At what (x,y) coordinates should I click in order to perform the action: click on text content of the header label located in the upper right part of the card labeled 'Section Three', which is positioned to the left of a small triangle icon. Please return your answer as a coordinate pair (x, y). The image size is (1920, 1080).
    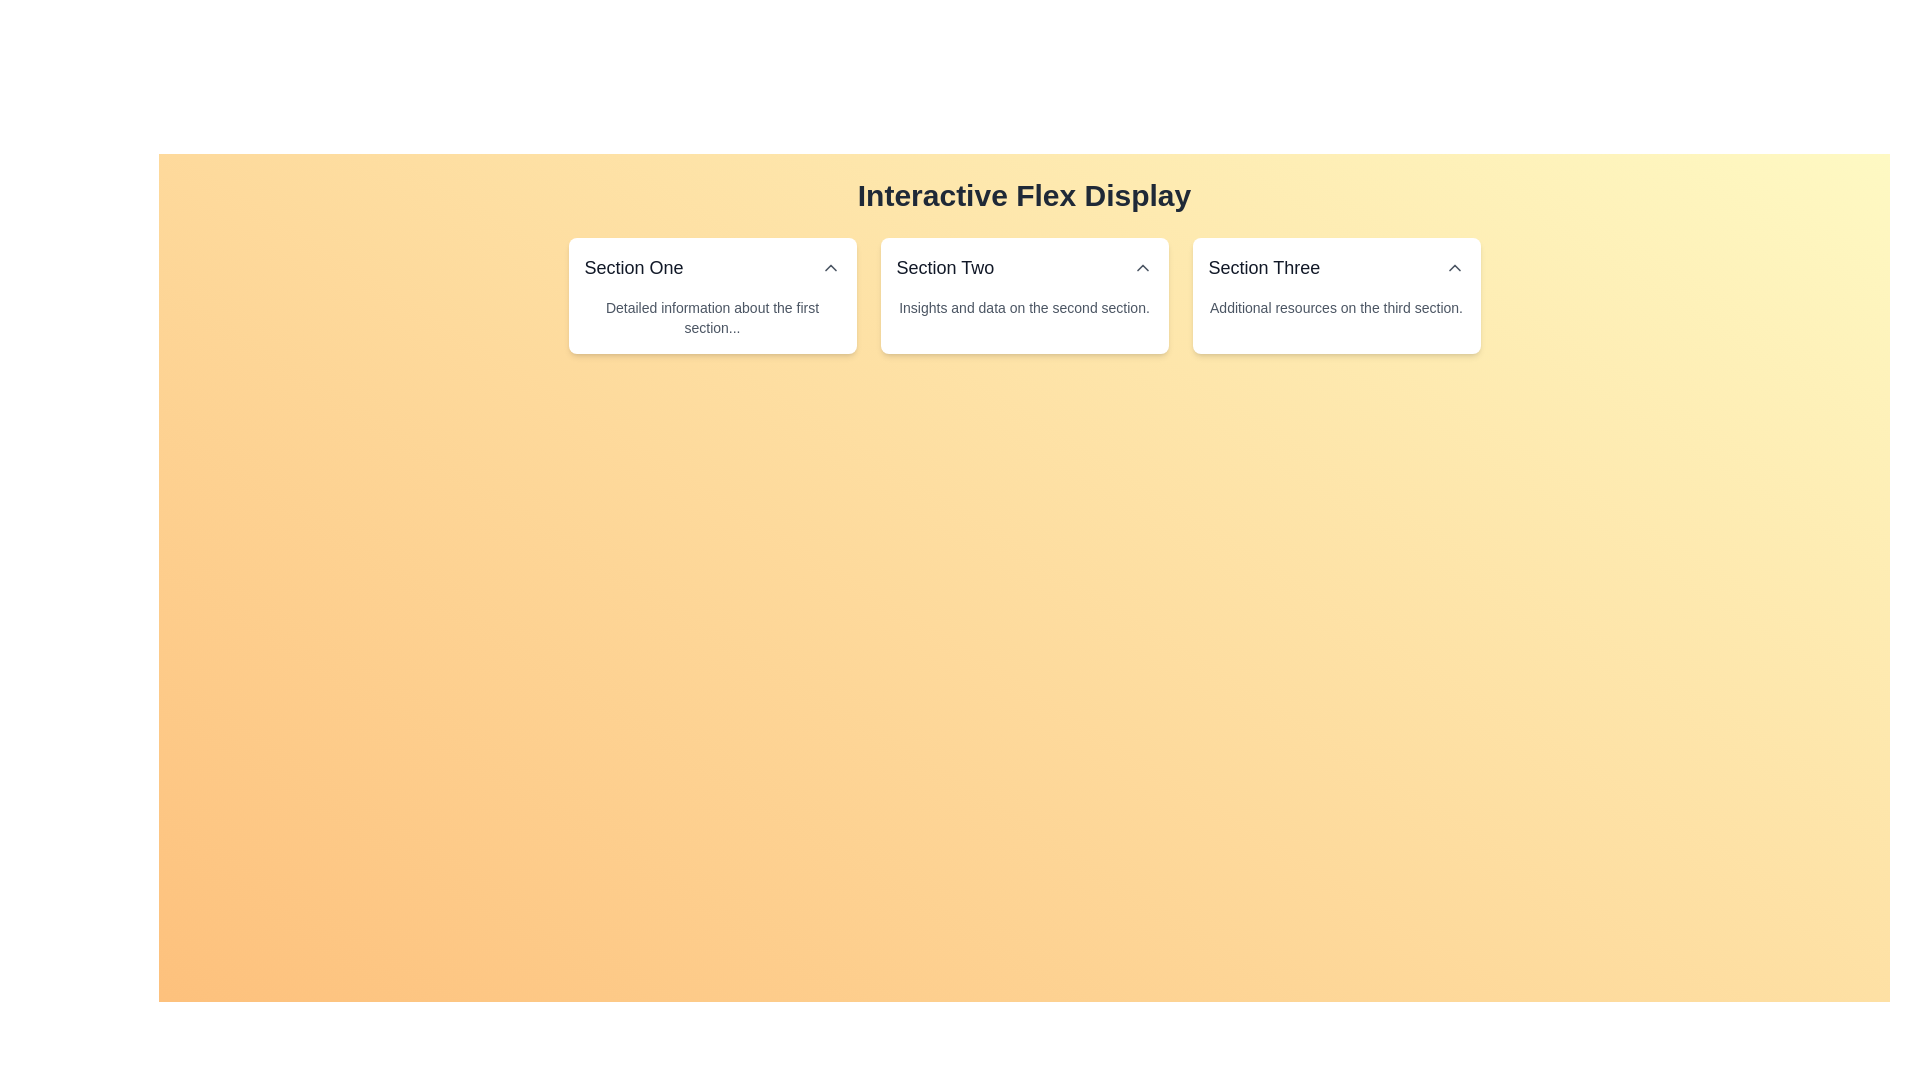
    Looking at the image, I should click on (1263, 266).